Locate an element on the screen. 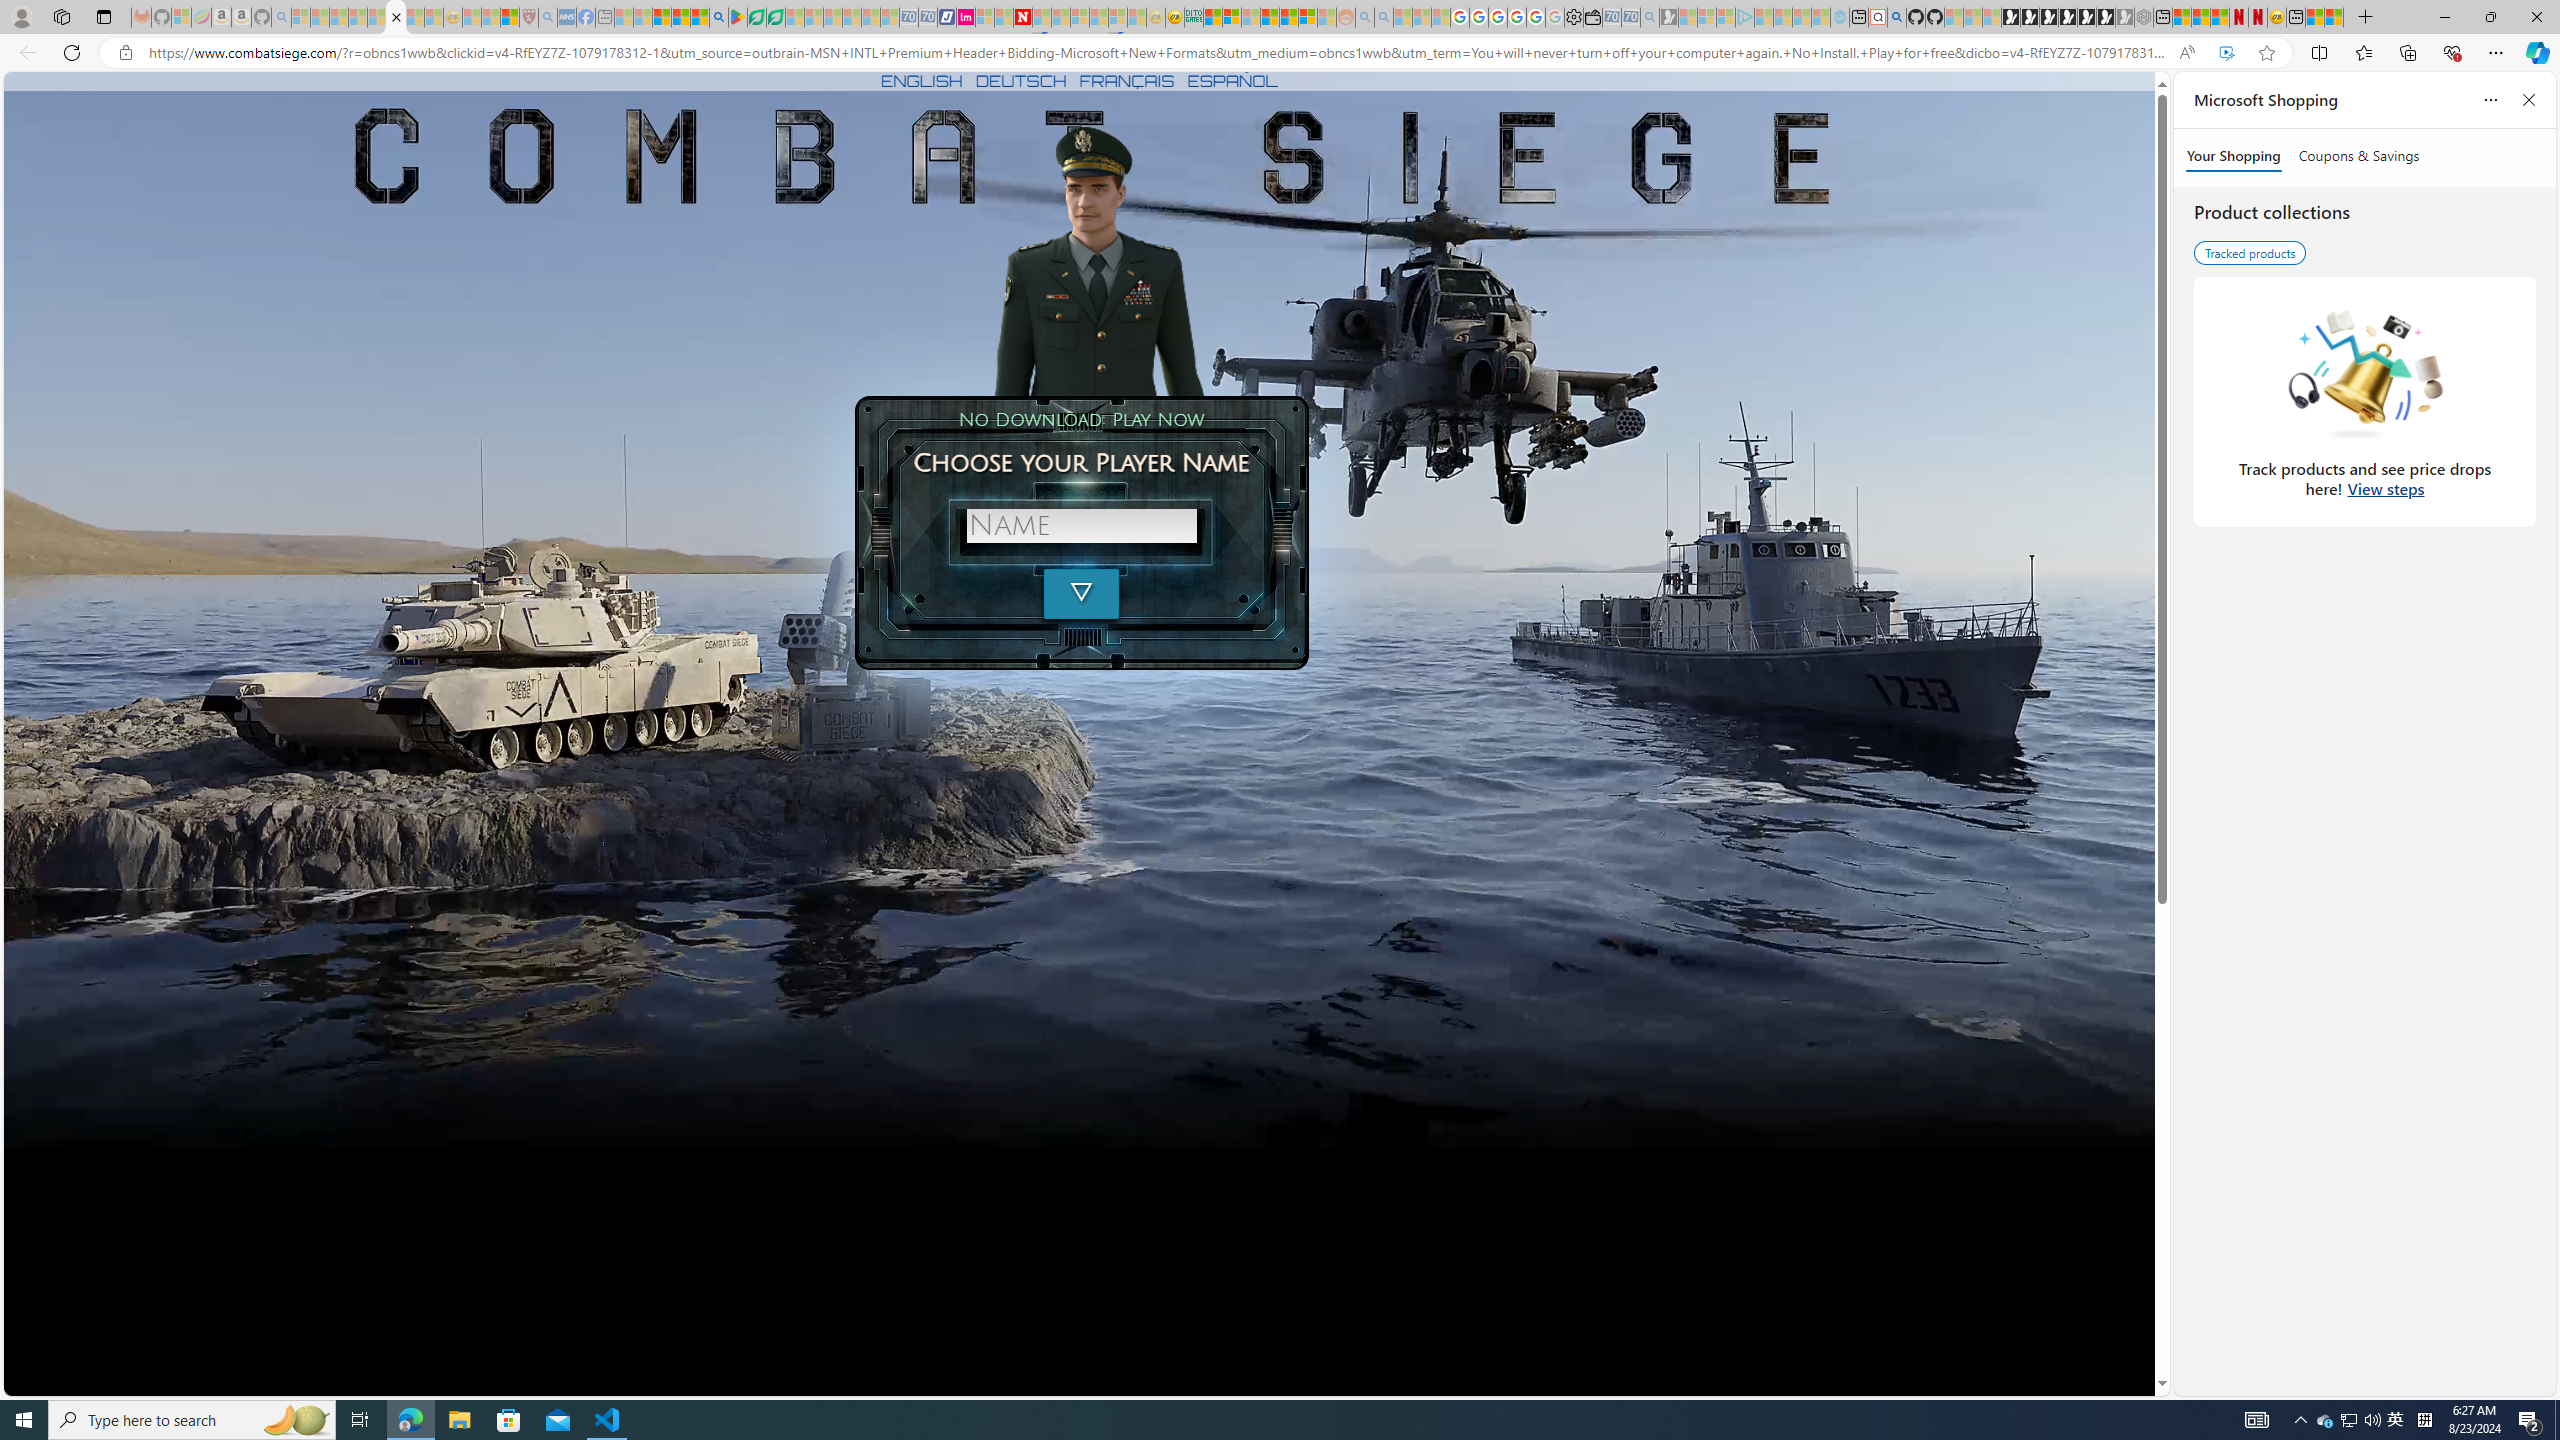 The width and height of the screenshot is (2560, 1440). 'Wildlife - MSN' is located at coordinates (2314, 16).